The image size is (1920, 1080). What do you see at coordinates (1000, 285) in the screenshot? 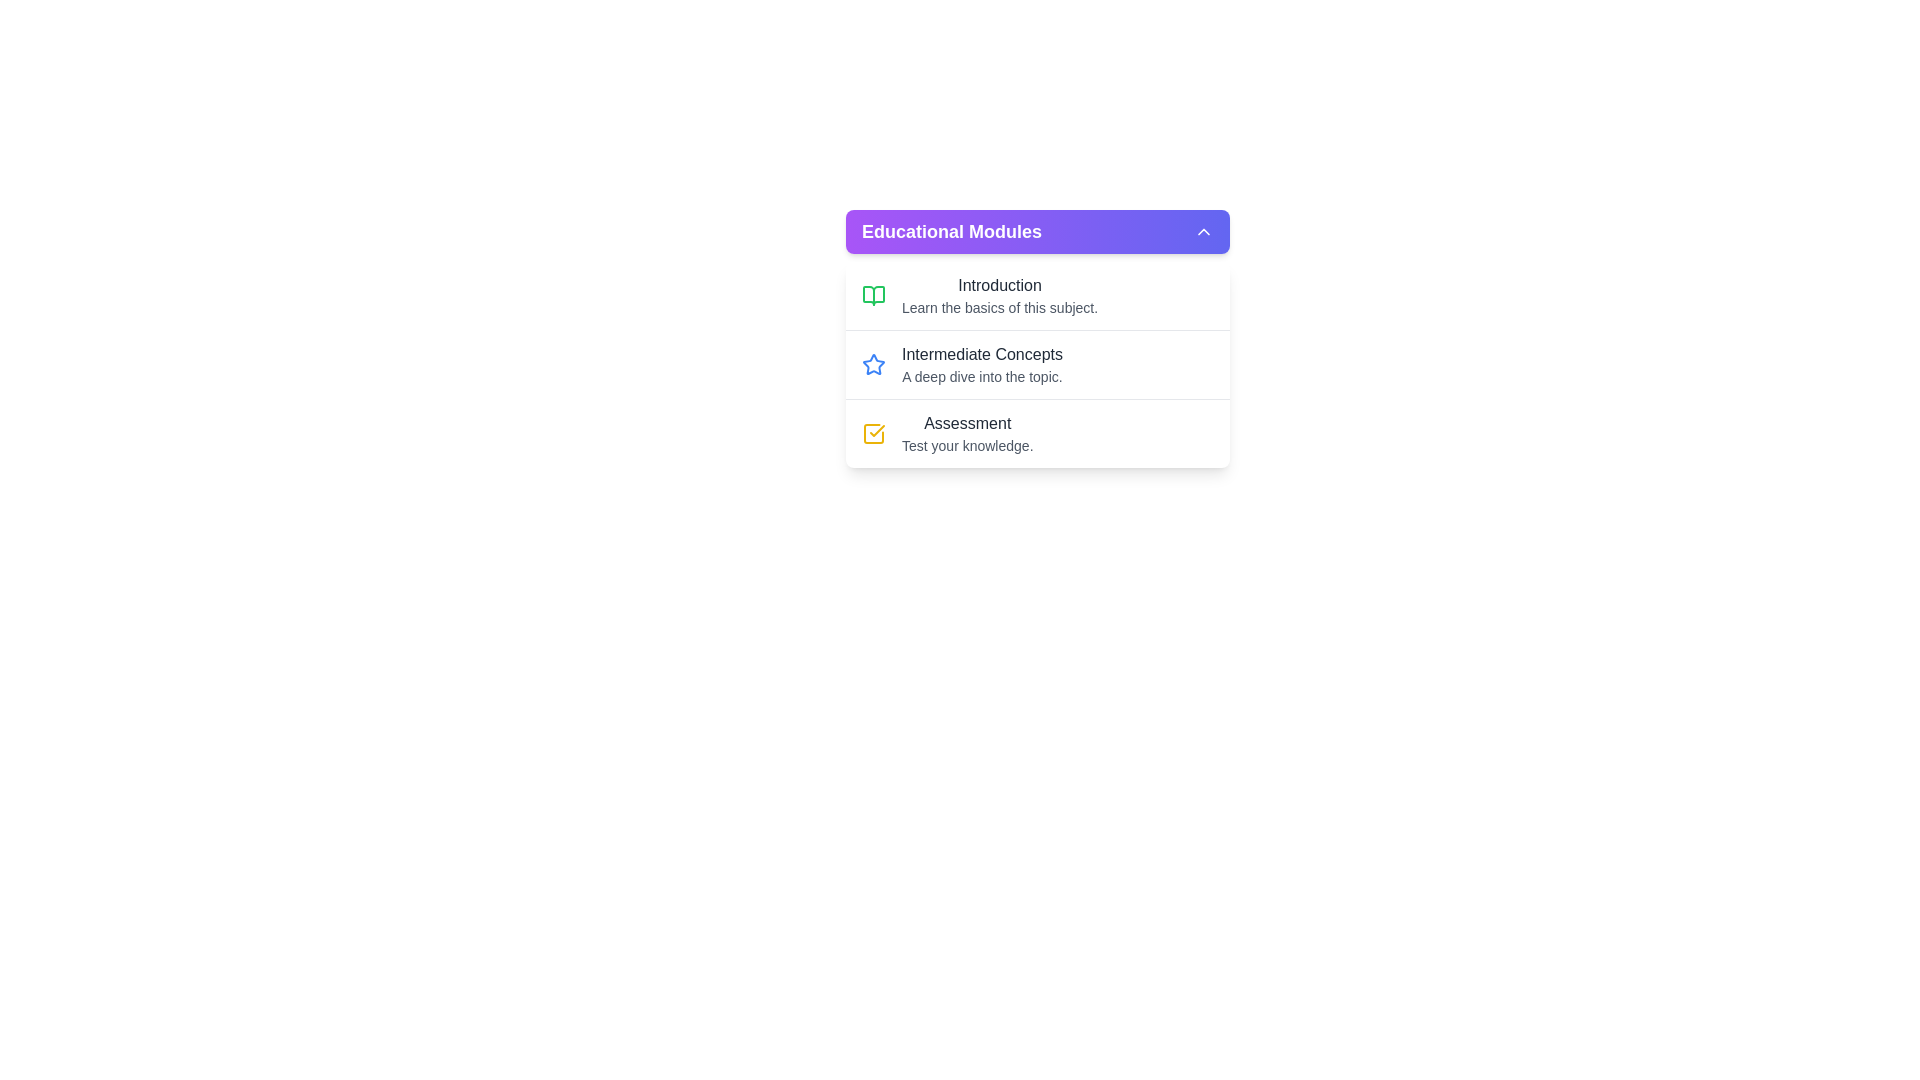
I see `text label displaying 'Introduction' in bold, dark gray color located in the first row of the 'Educational Modules' card` at bounding box center [1000, 285].